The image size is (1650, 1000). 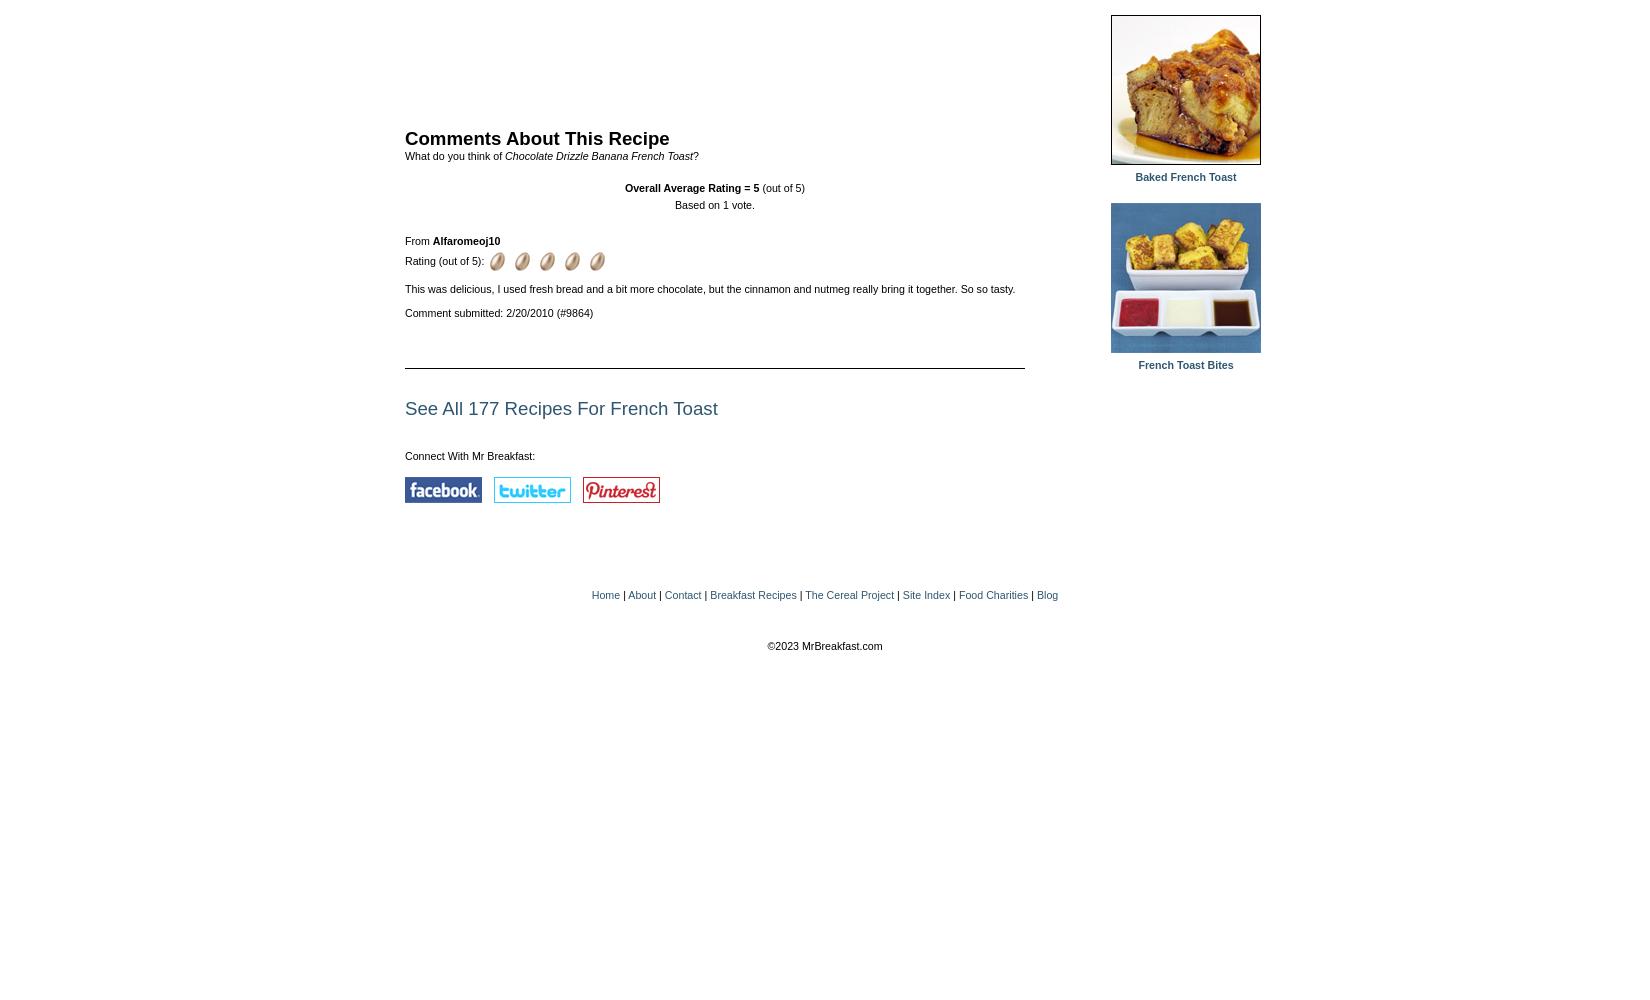 What do you see at coordinates (641, 594) in the screenshot?
I see `'About'` at bounding box center [641, 594].